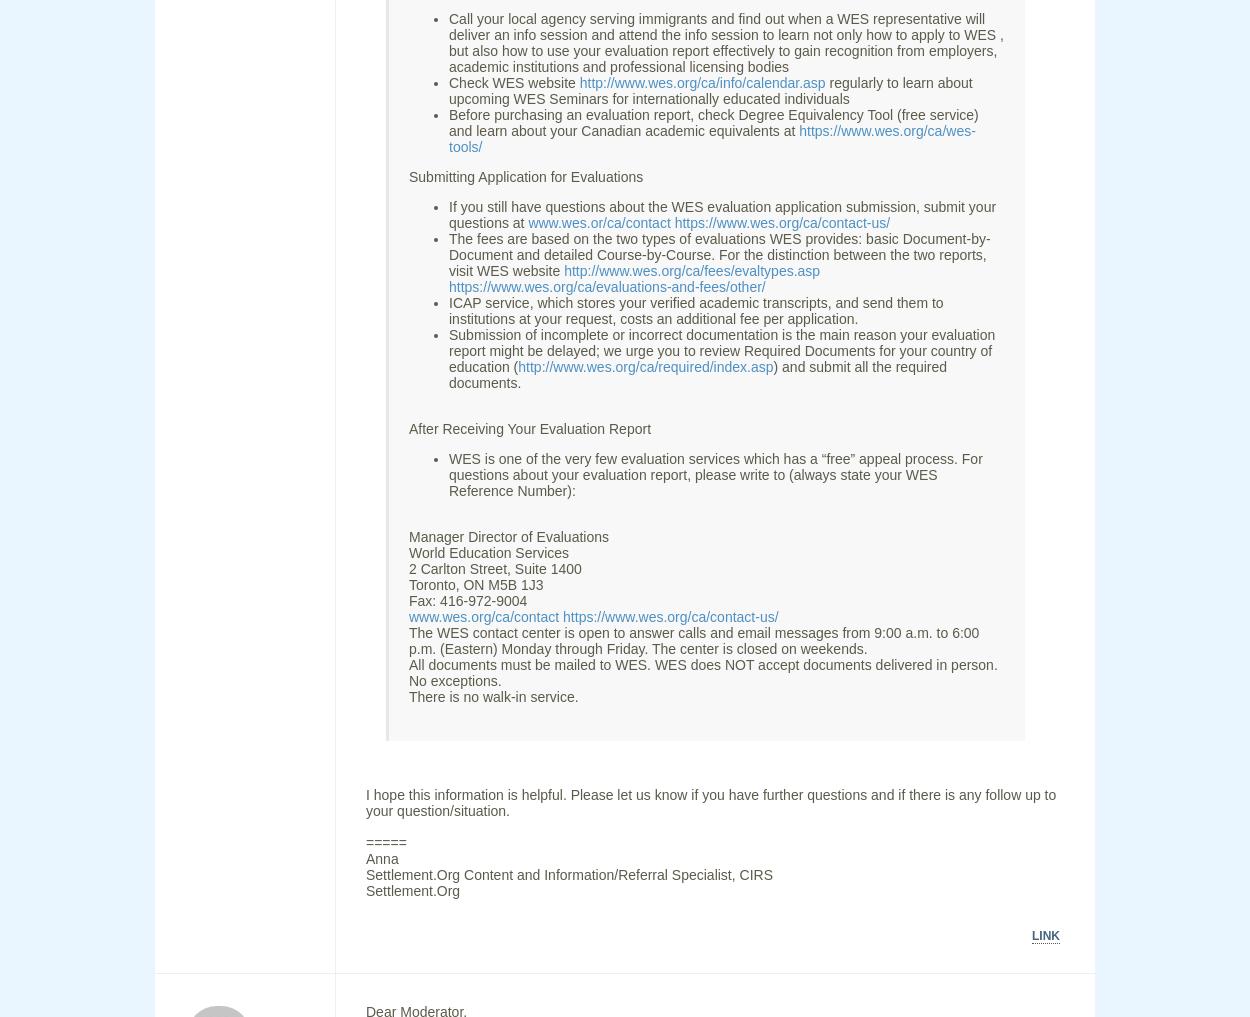 This screenshot has height=1017, width=1250. Describe the element at coordinates (1046, 935) in the screenshot. I see `'link'` at that location.